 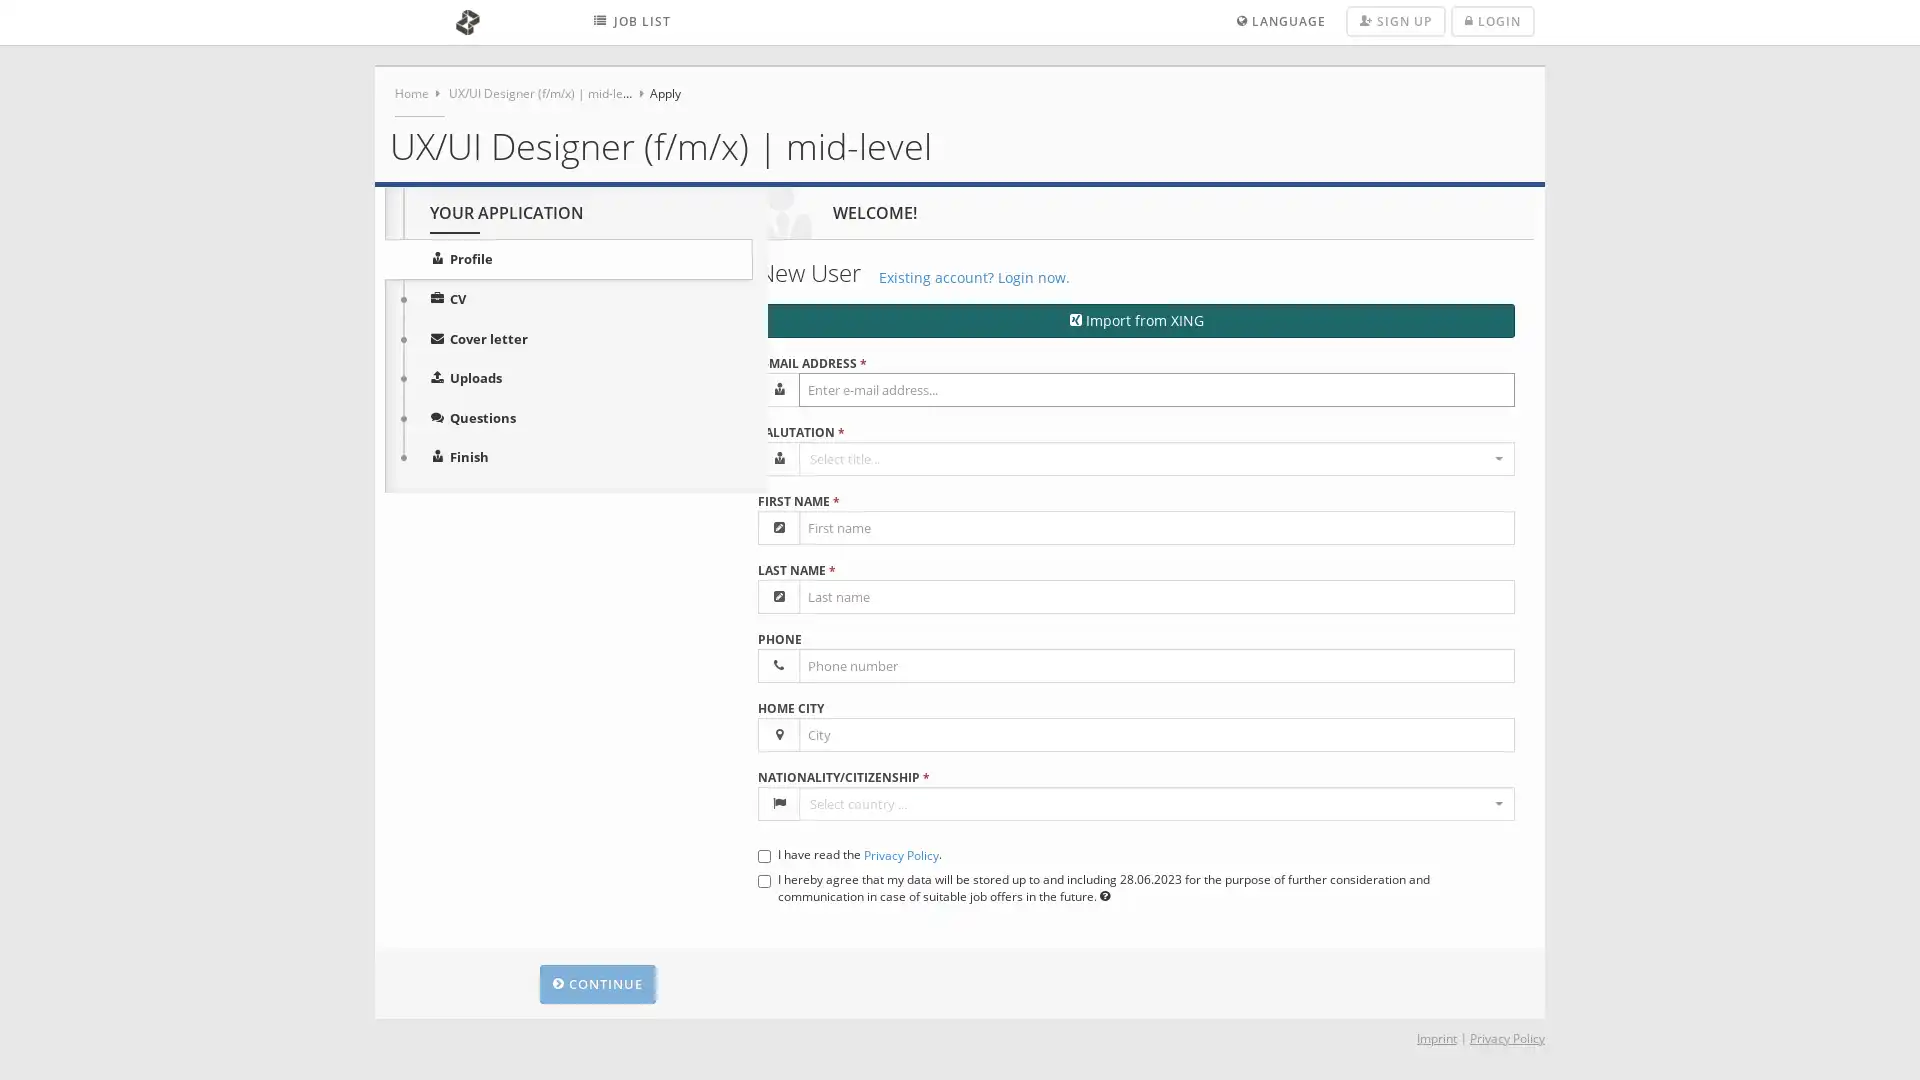 I want to click on CONTINUE, so click(x=597, y=982).